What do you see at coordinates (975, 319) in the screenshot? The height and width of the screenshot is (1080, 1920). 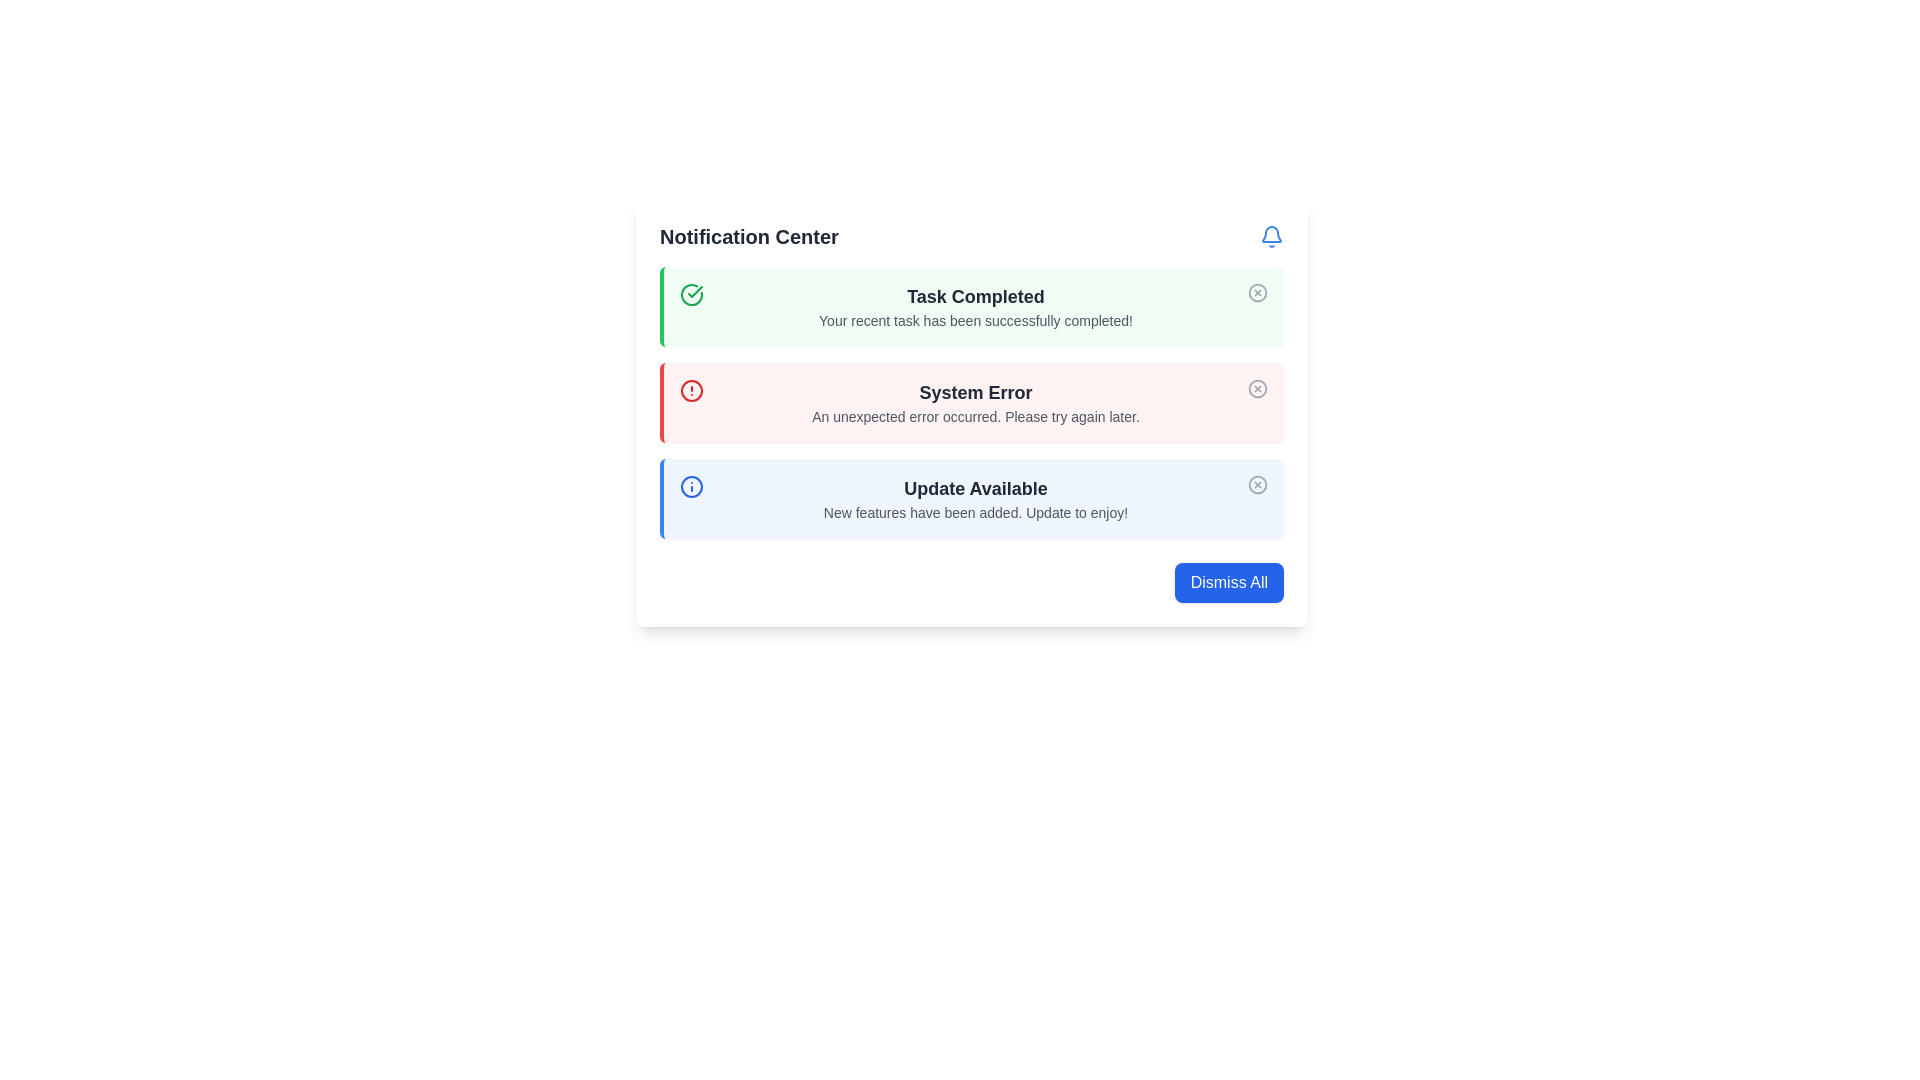 I see `the text element displaying 'Your recent task has been successfully completed!' which is positioned beneath the main heading 'Task Completed' in the green notification box` at bounding box center [975, 319].